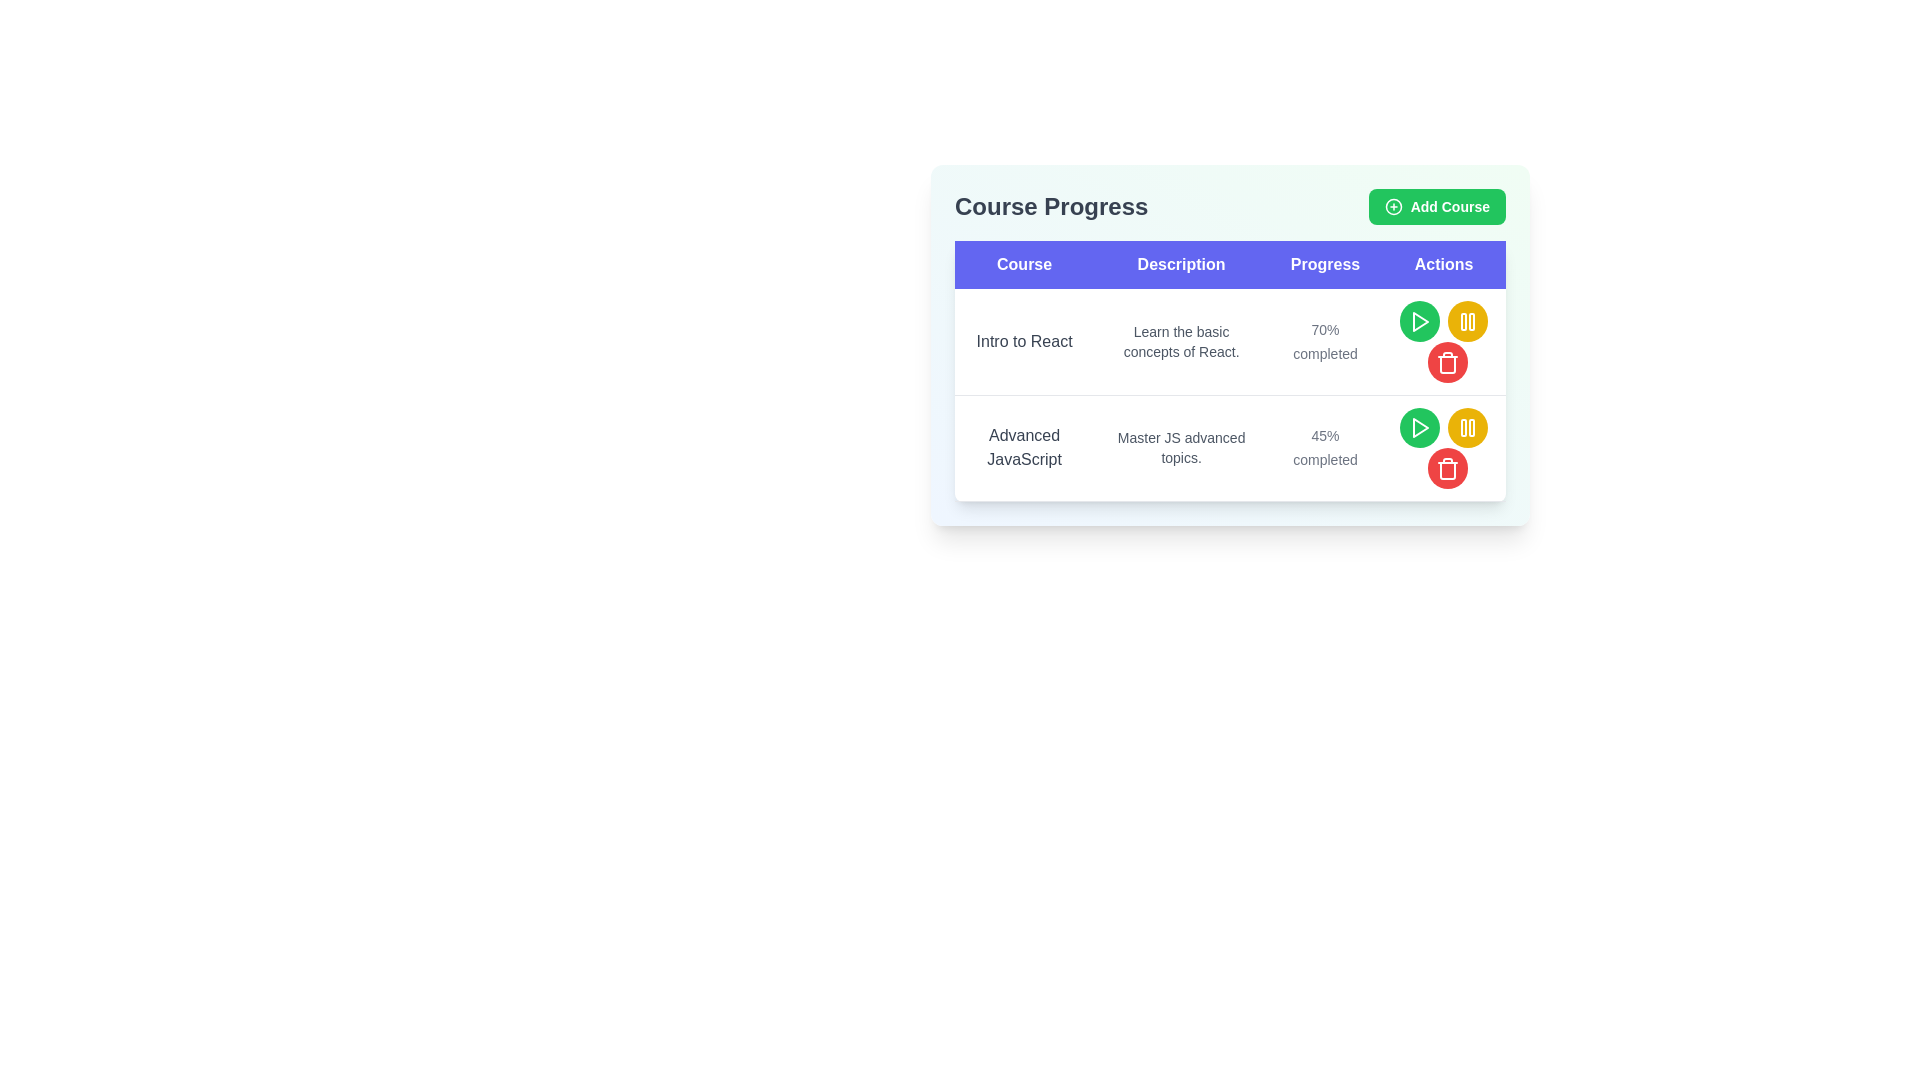  Describe the element at coordinates (1325, 447) in the screenshot. I see `the informative label indicating the progress of the 'Advanced JavaScript' course` at that location.